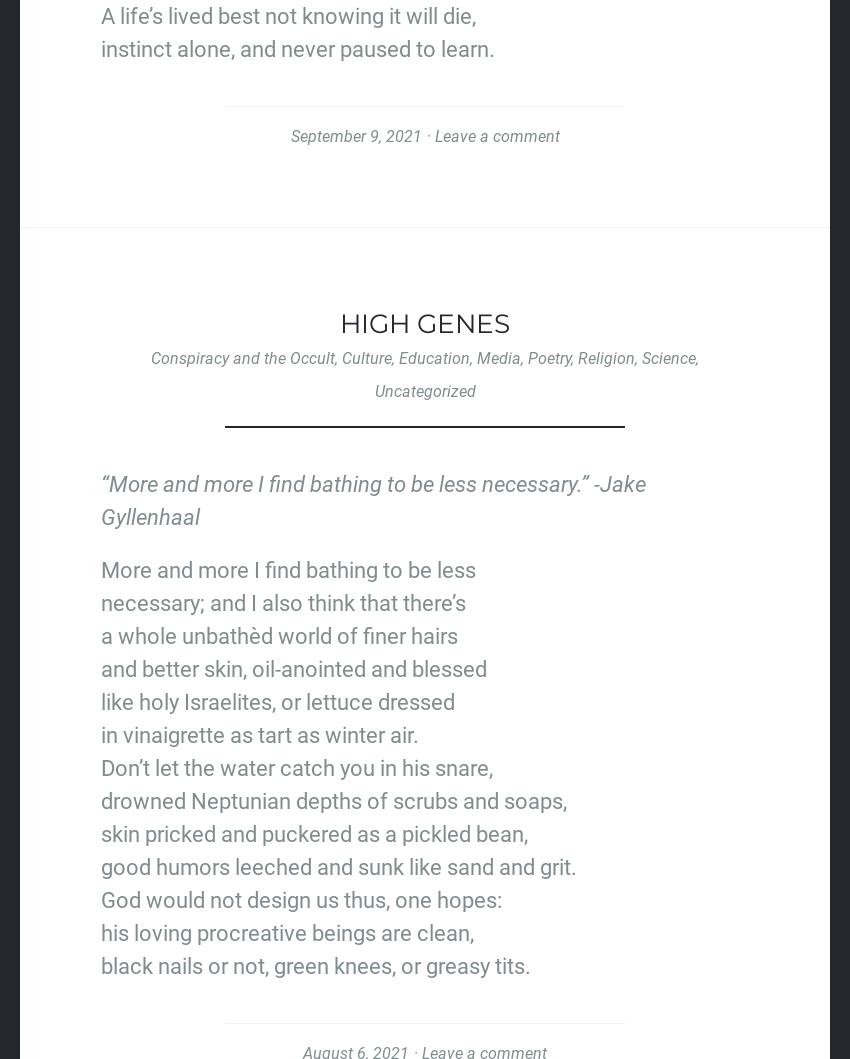 Image resolution: width=850 pixels, height=1059 pixels. What do you see at coordinates (99, 501) in the screenshot?
I see `'“More and more I find bathing to be less necessary.” -Jake Gyllenhaal'` at bounding box center [99, 501].